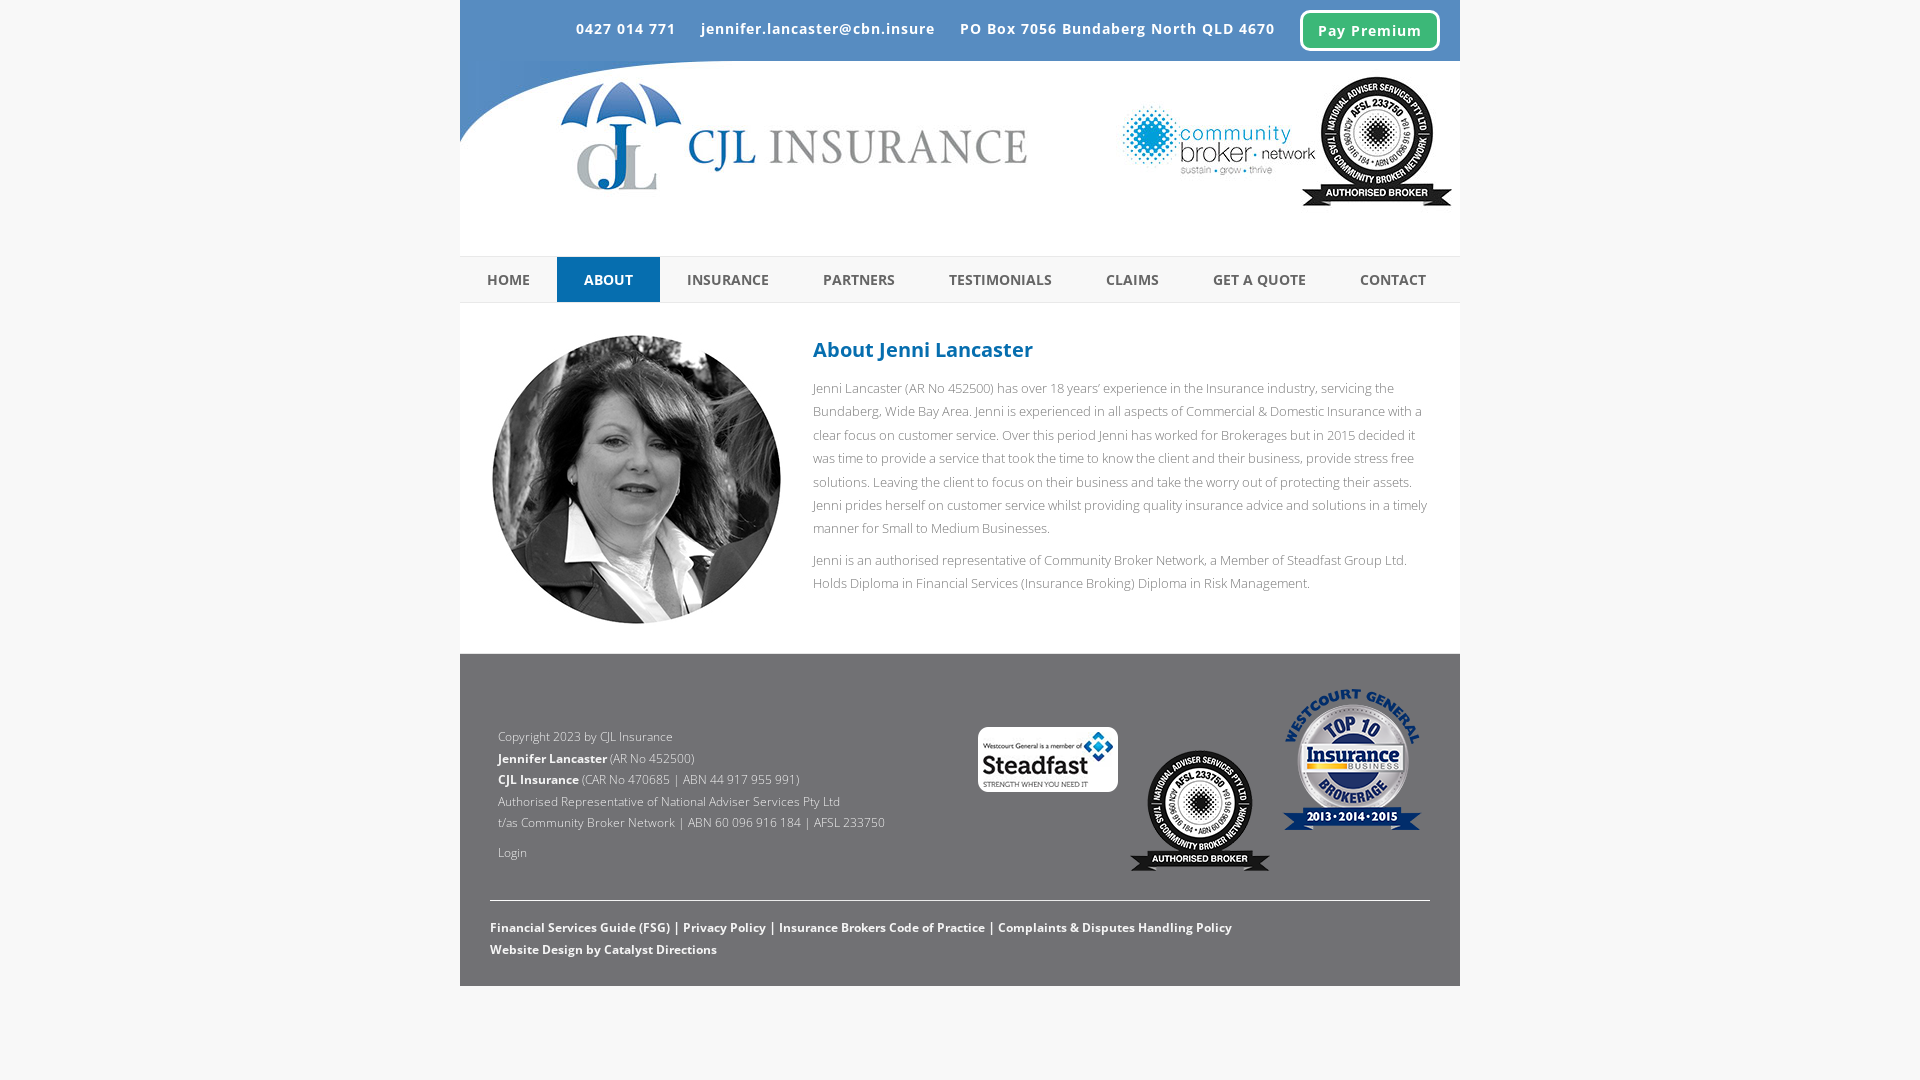  What do you see at coordinates (795, 279) in the screenshot?
I see `'PARTNERS'` at bounding box center [795, 279].